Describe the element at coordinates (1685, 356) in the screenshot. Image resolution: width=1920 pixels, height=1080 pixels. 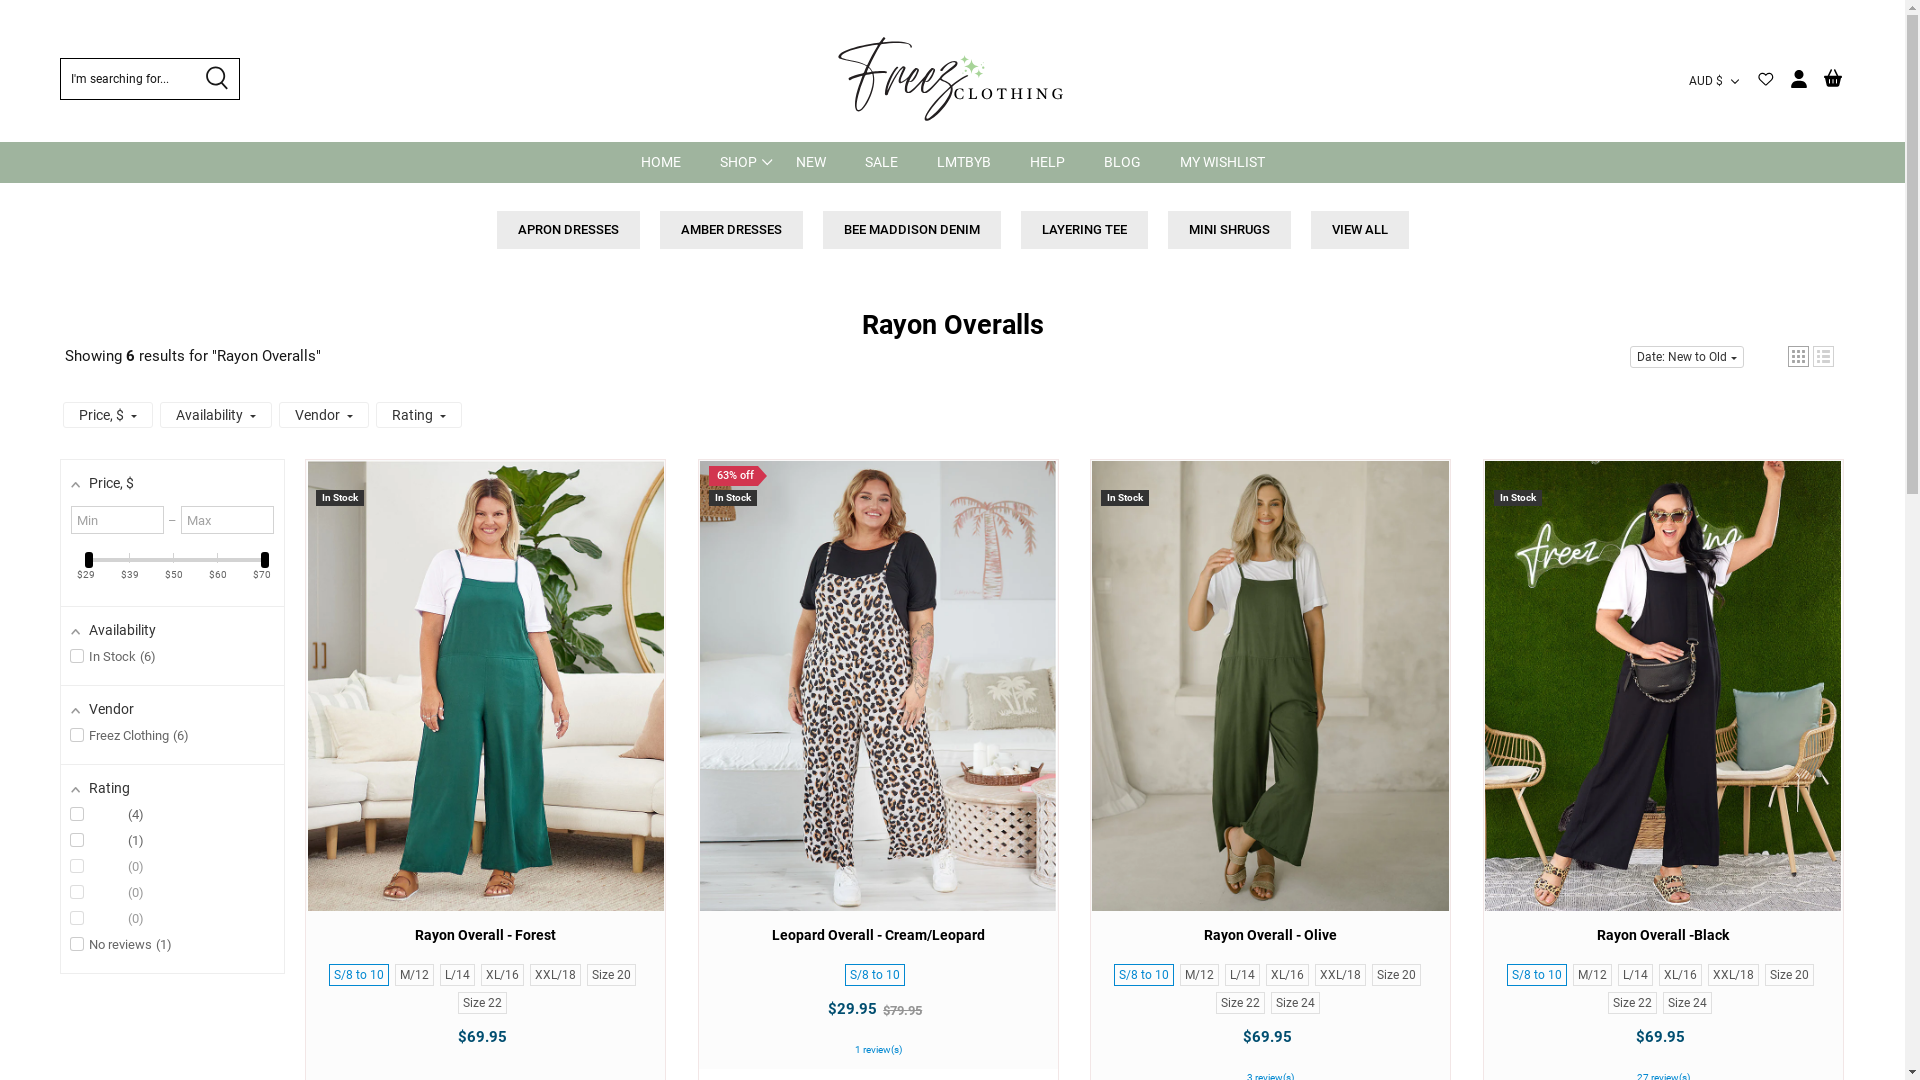
I see `'Date: New to Old'` at that location.